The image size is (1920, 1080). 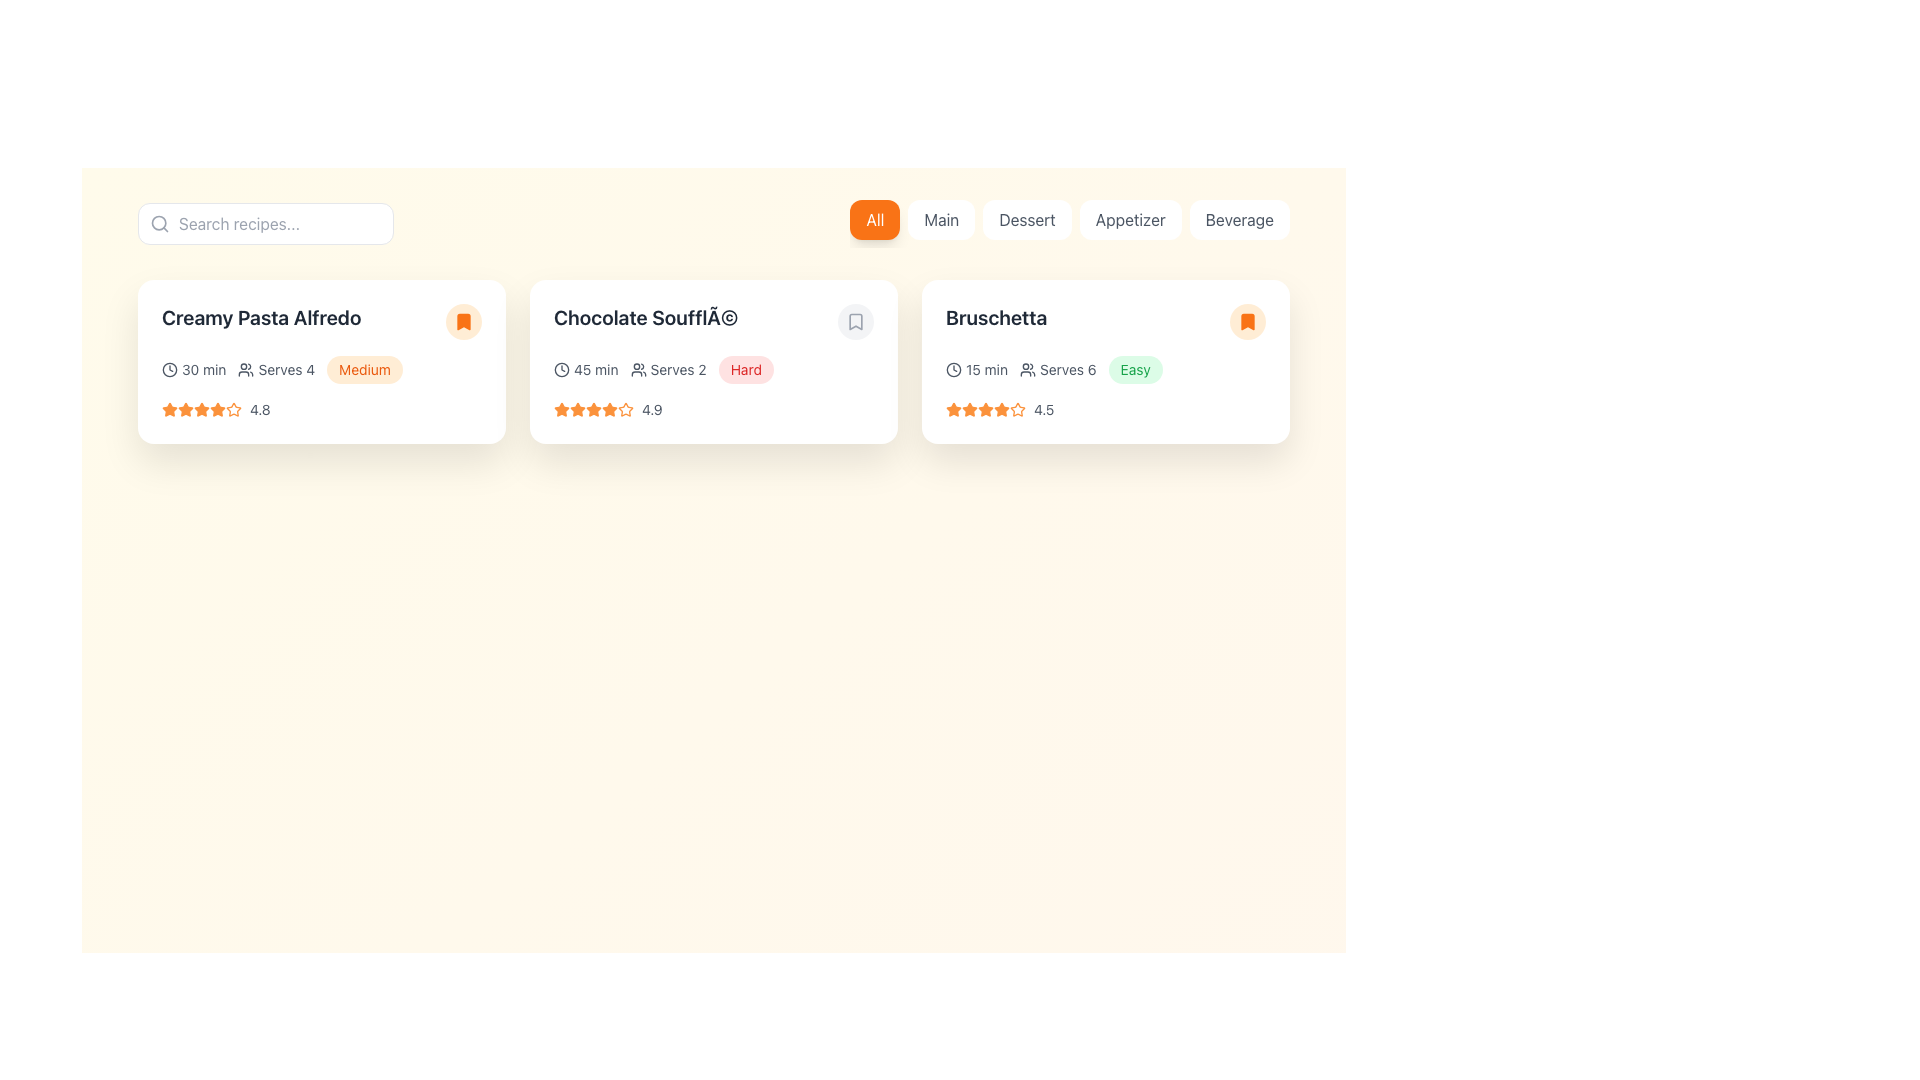 I want to click on the fourth star, so click(x=169, y=408).